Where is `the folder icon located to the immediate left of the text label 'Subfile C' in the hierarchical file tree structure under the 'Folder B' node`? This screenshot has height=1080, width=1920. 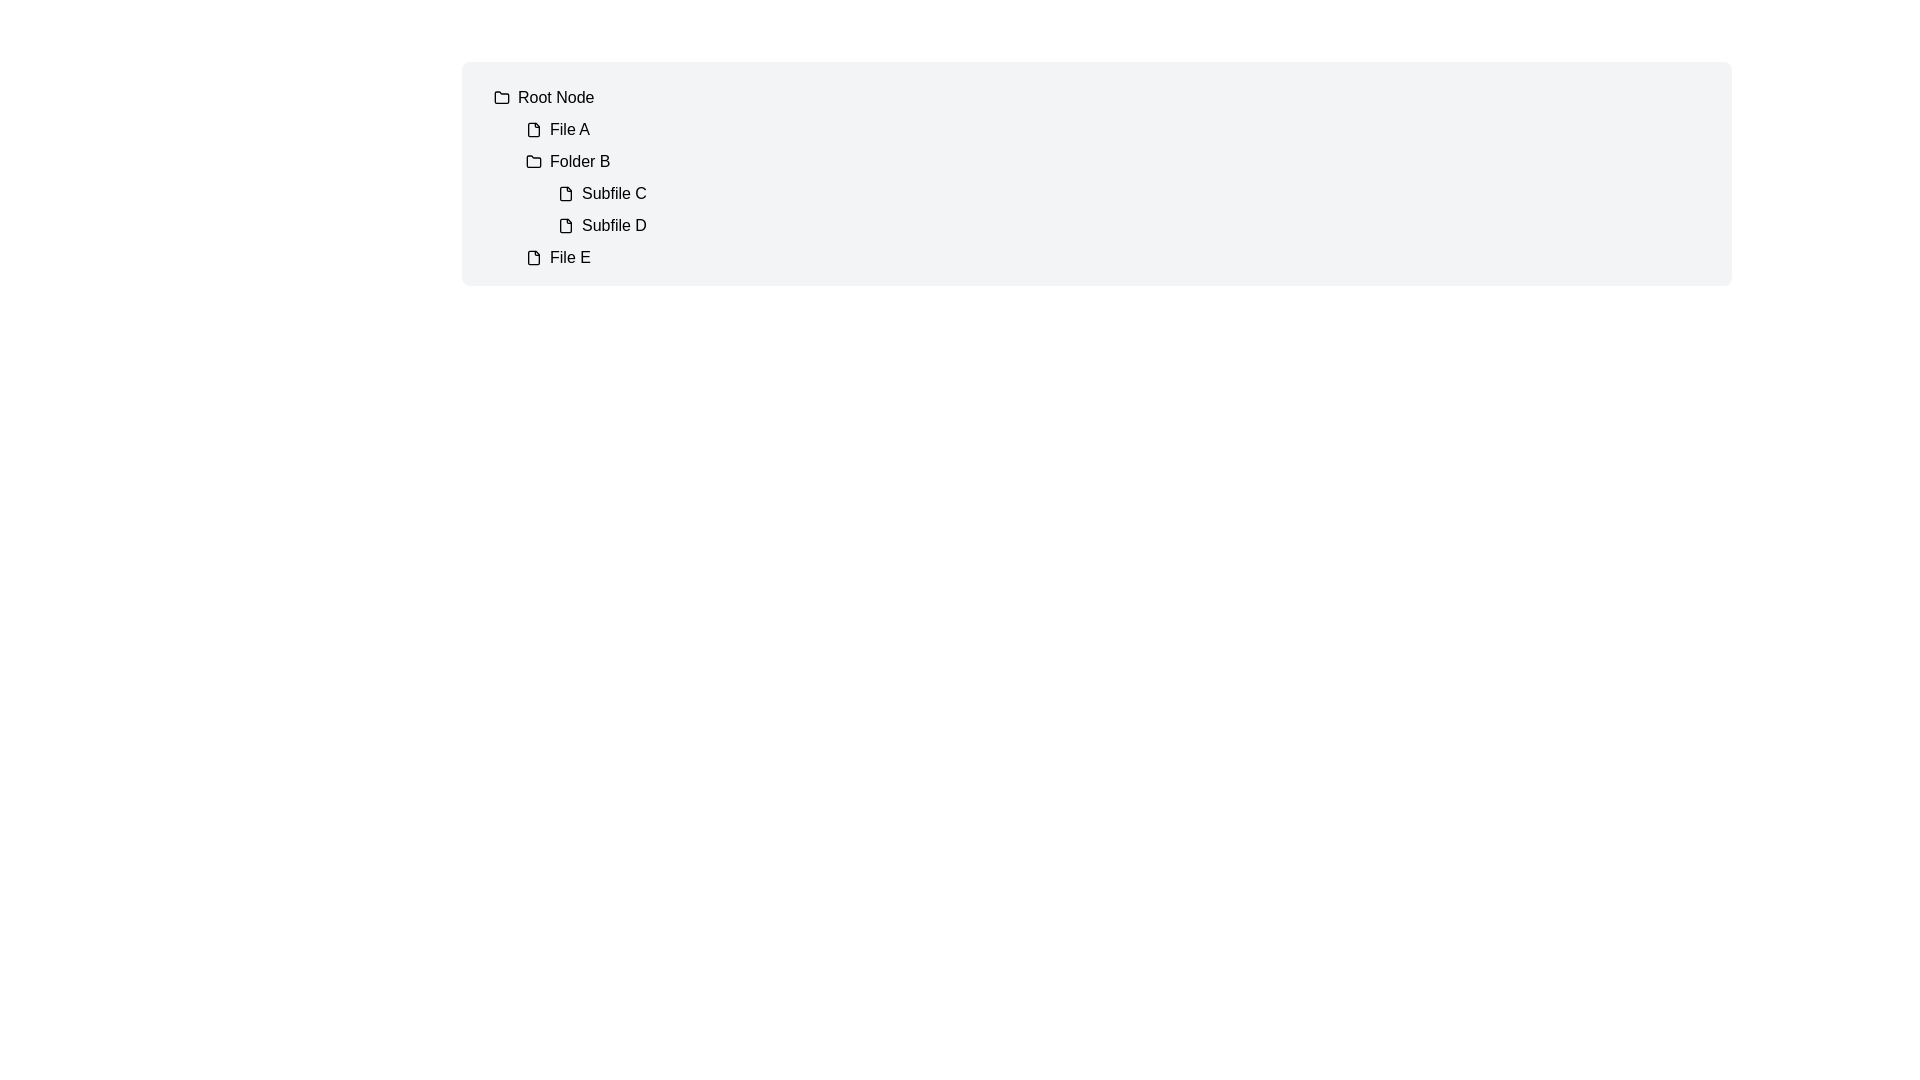
the folder icon located to the immediate left of the text label 'Subfile C' in the hierarchical file tree structure under the 'Folder B' node is located at coordinates (565, 193).